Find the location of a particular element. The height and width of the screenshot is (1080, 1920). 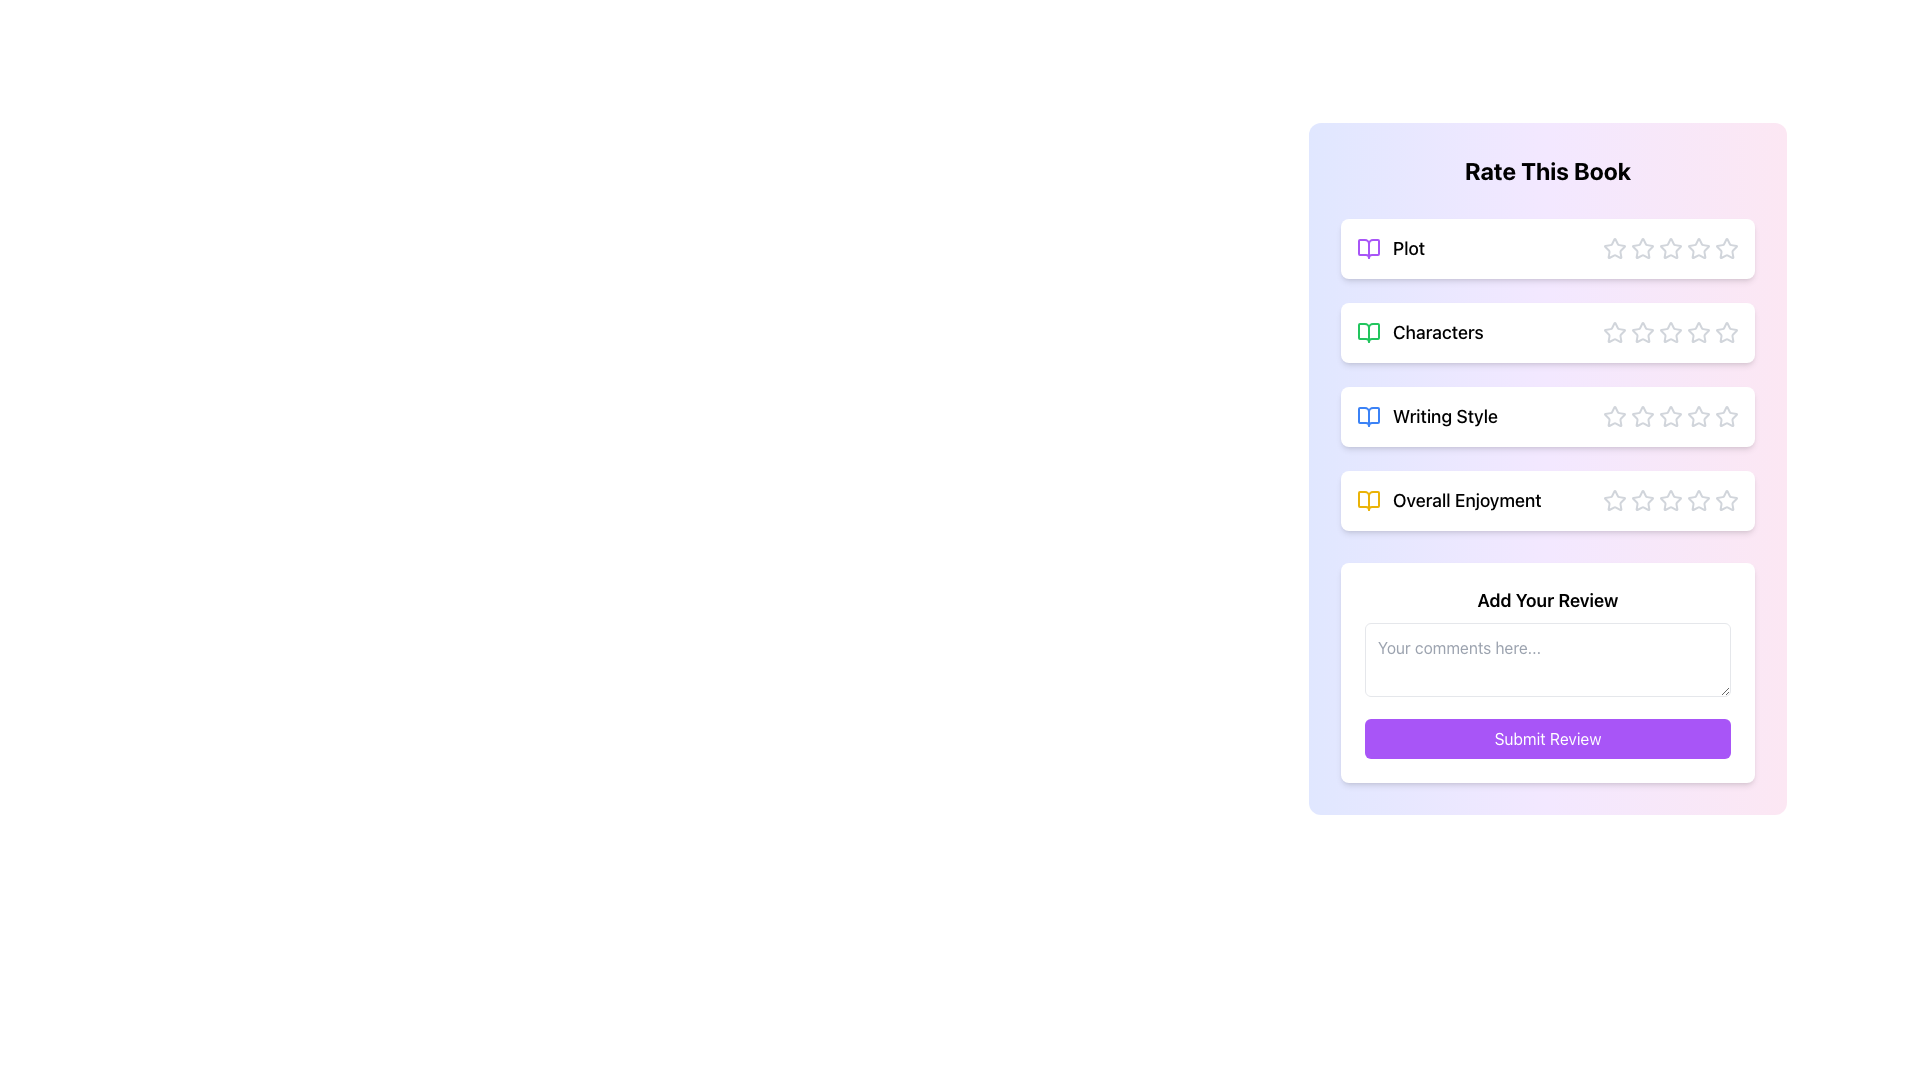

the Header indicating the purpose of the interface for rating a book, which is located at the top of the rating sections is located at coordinates (1547, 169).